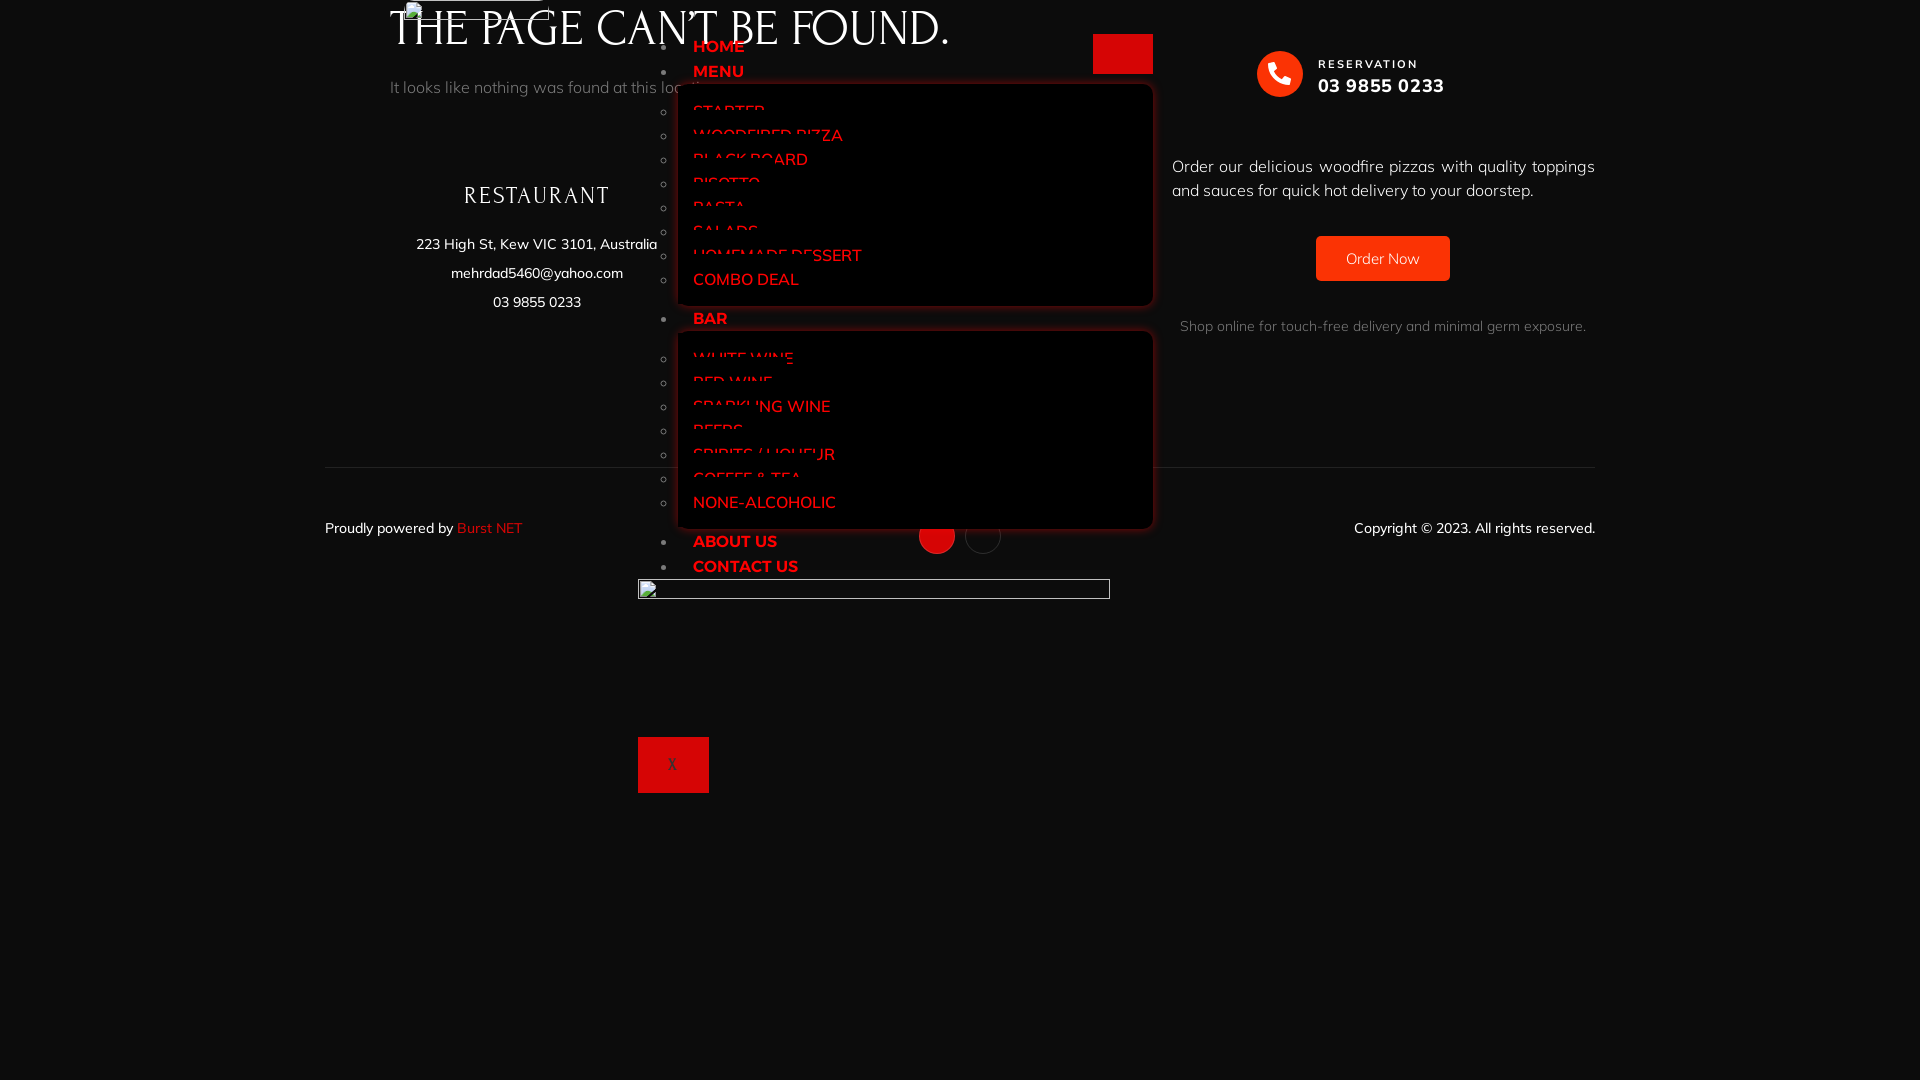  Describe the element at coordinates (725, 182) in the screenshot. I see `'RISOTTO'` at that location.